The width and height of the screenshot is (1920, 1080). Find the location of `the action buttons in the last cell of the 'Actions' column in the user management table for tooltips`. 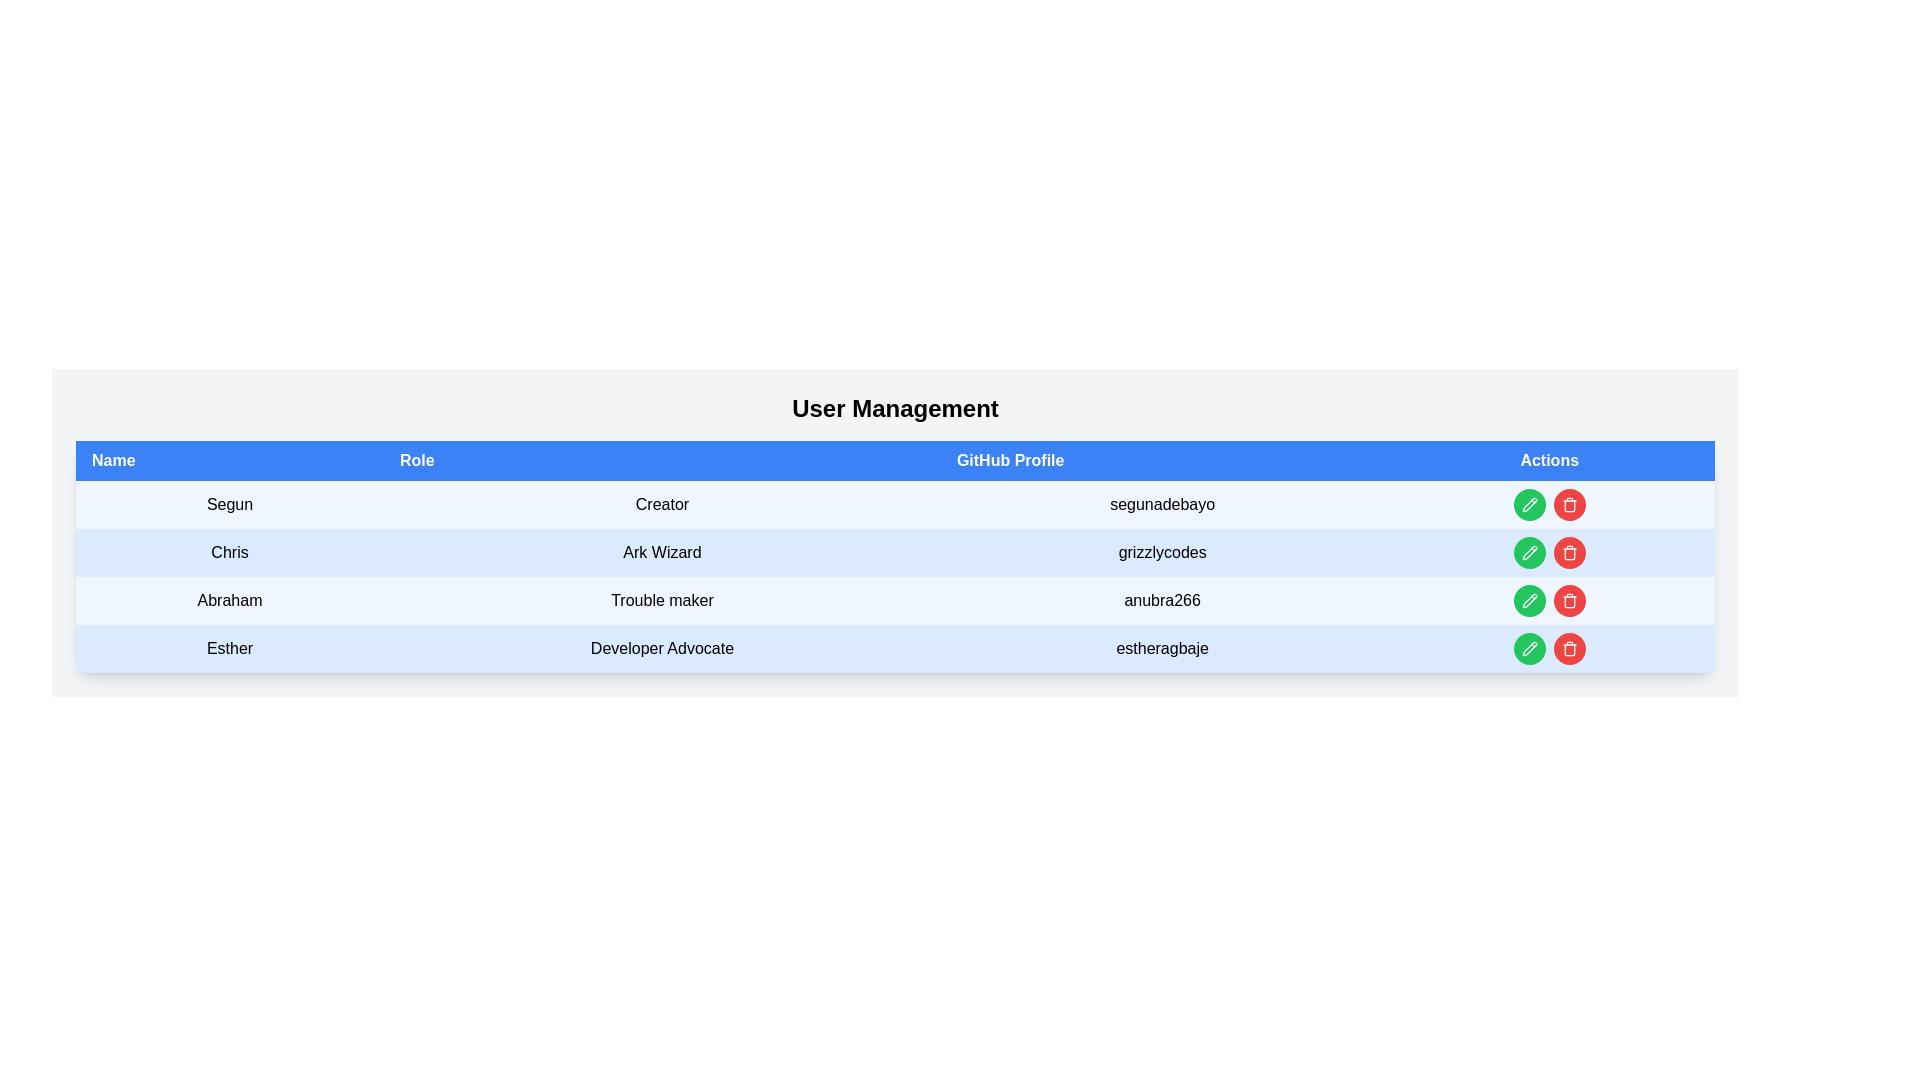

the action buttons in the last cell of the 'Actions' column in the user management table for tooltips is located at coordinates (1548, 504).